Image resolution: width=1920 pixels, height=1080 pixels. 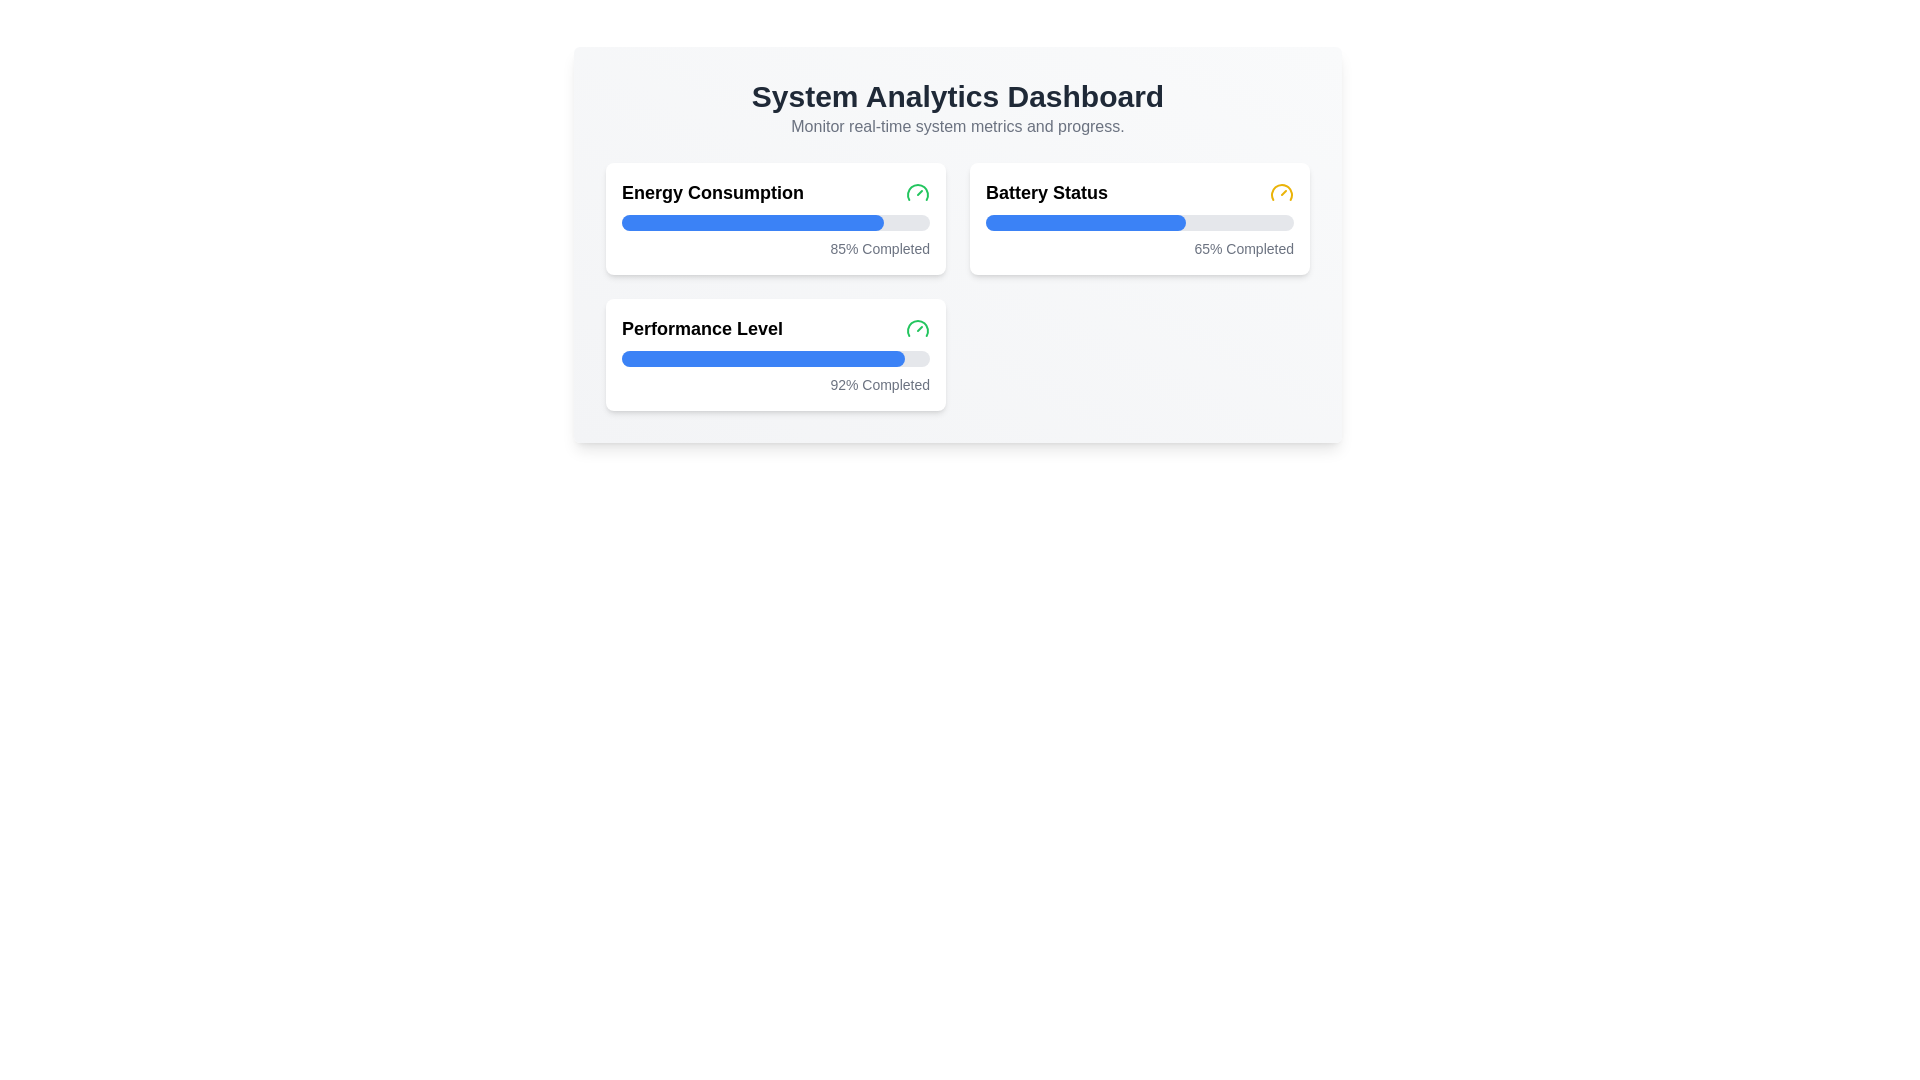 What do you see at coordinates (916, 327) in the screenshot?
I see `the gauge icon with a green stroke color located in the 'Performance Level' section of the user interface` at bounding box center [916, 327].